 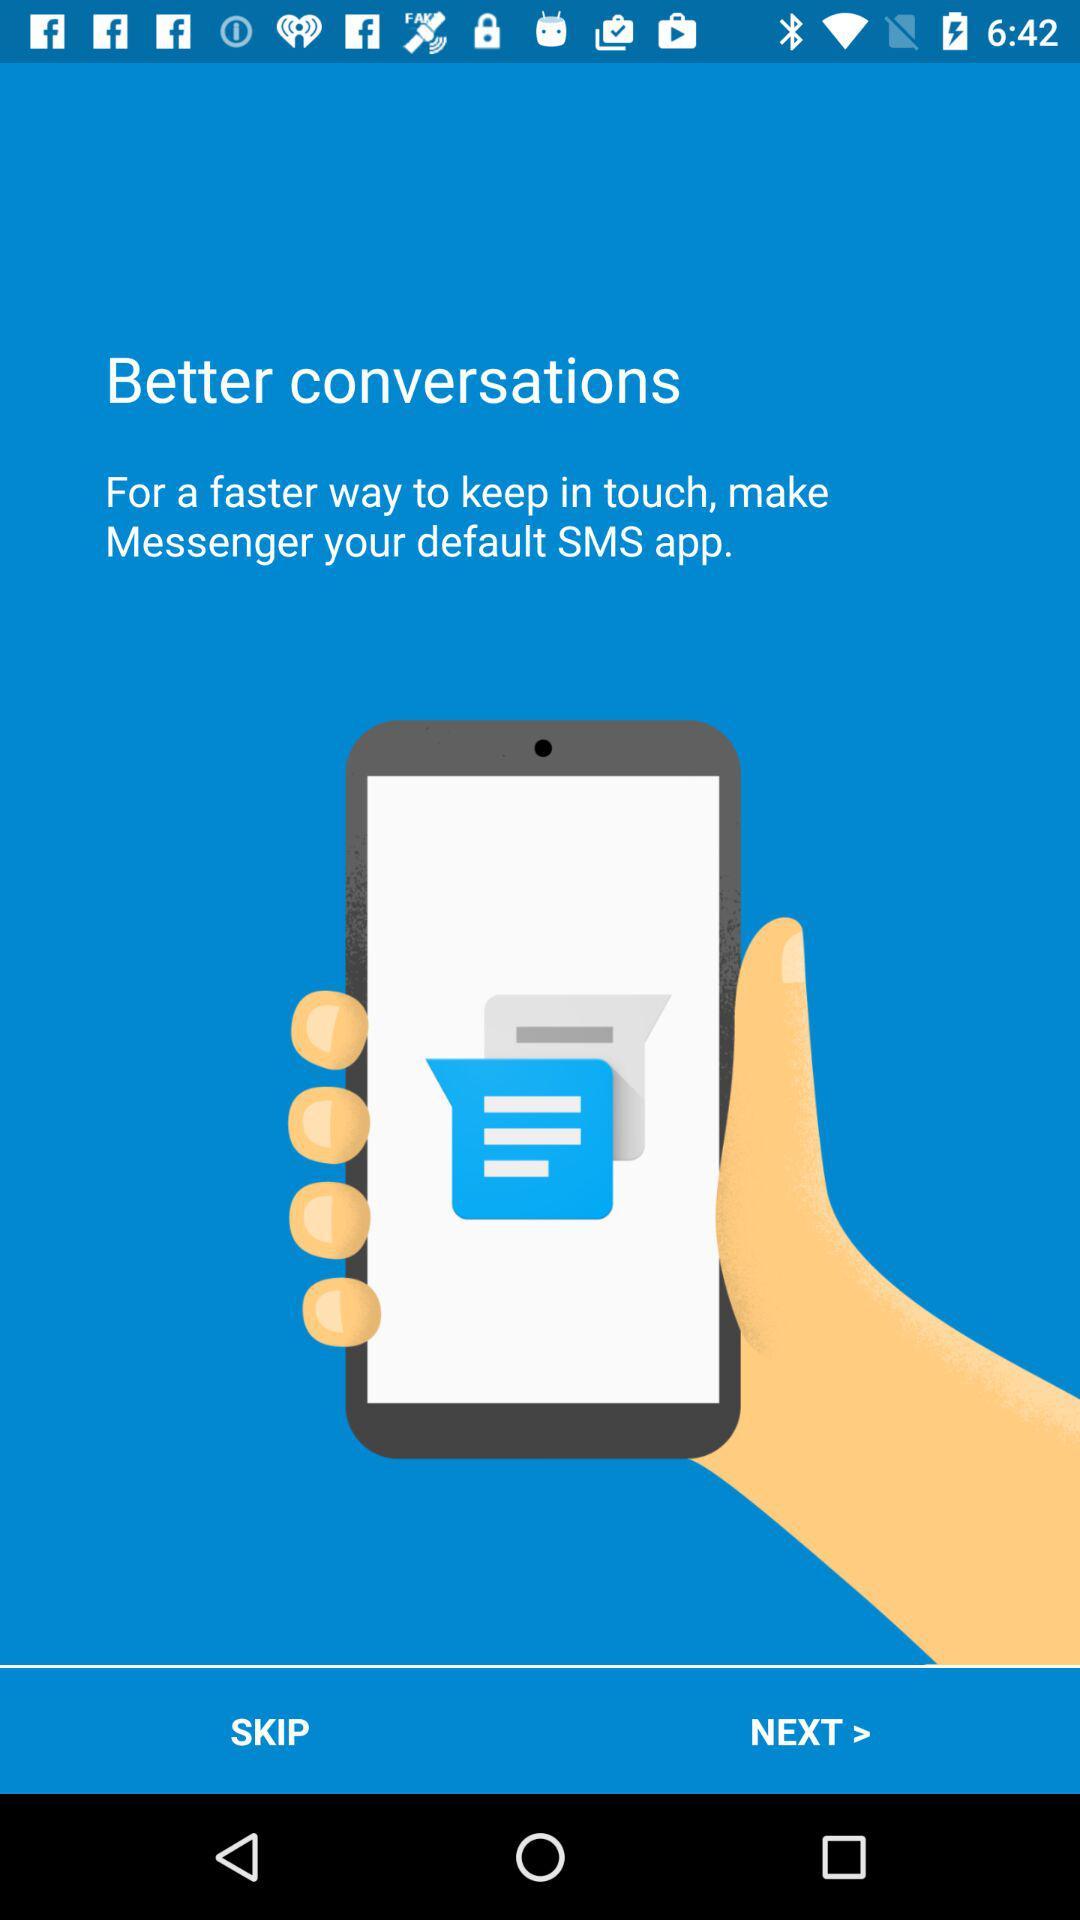 I want to click on the icon to the left of the next > app, so click(x=270, y=1730).